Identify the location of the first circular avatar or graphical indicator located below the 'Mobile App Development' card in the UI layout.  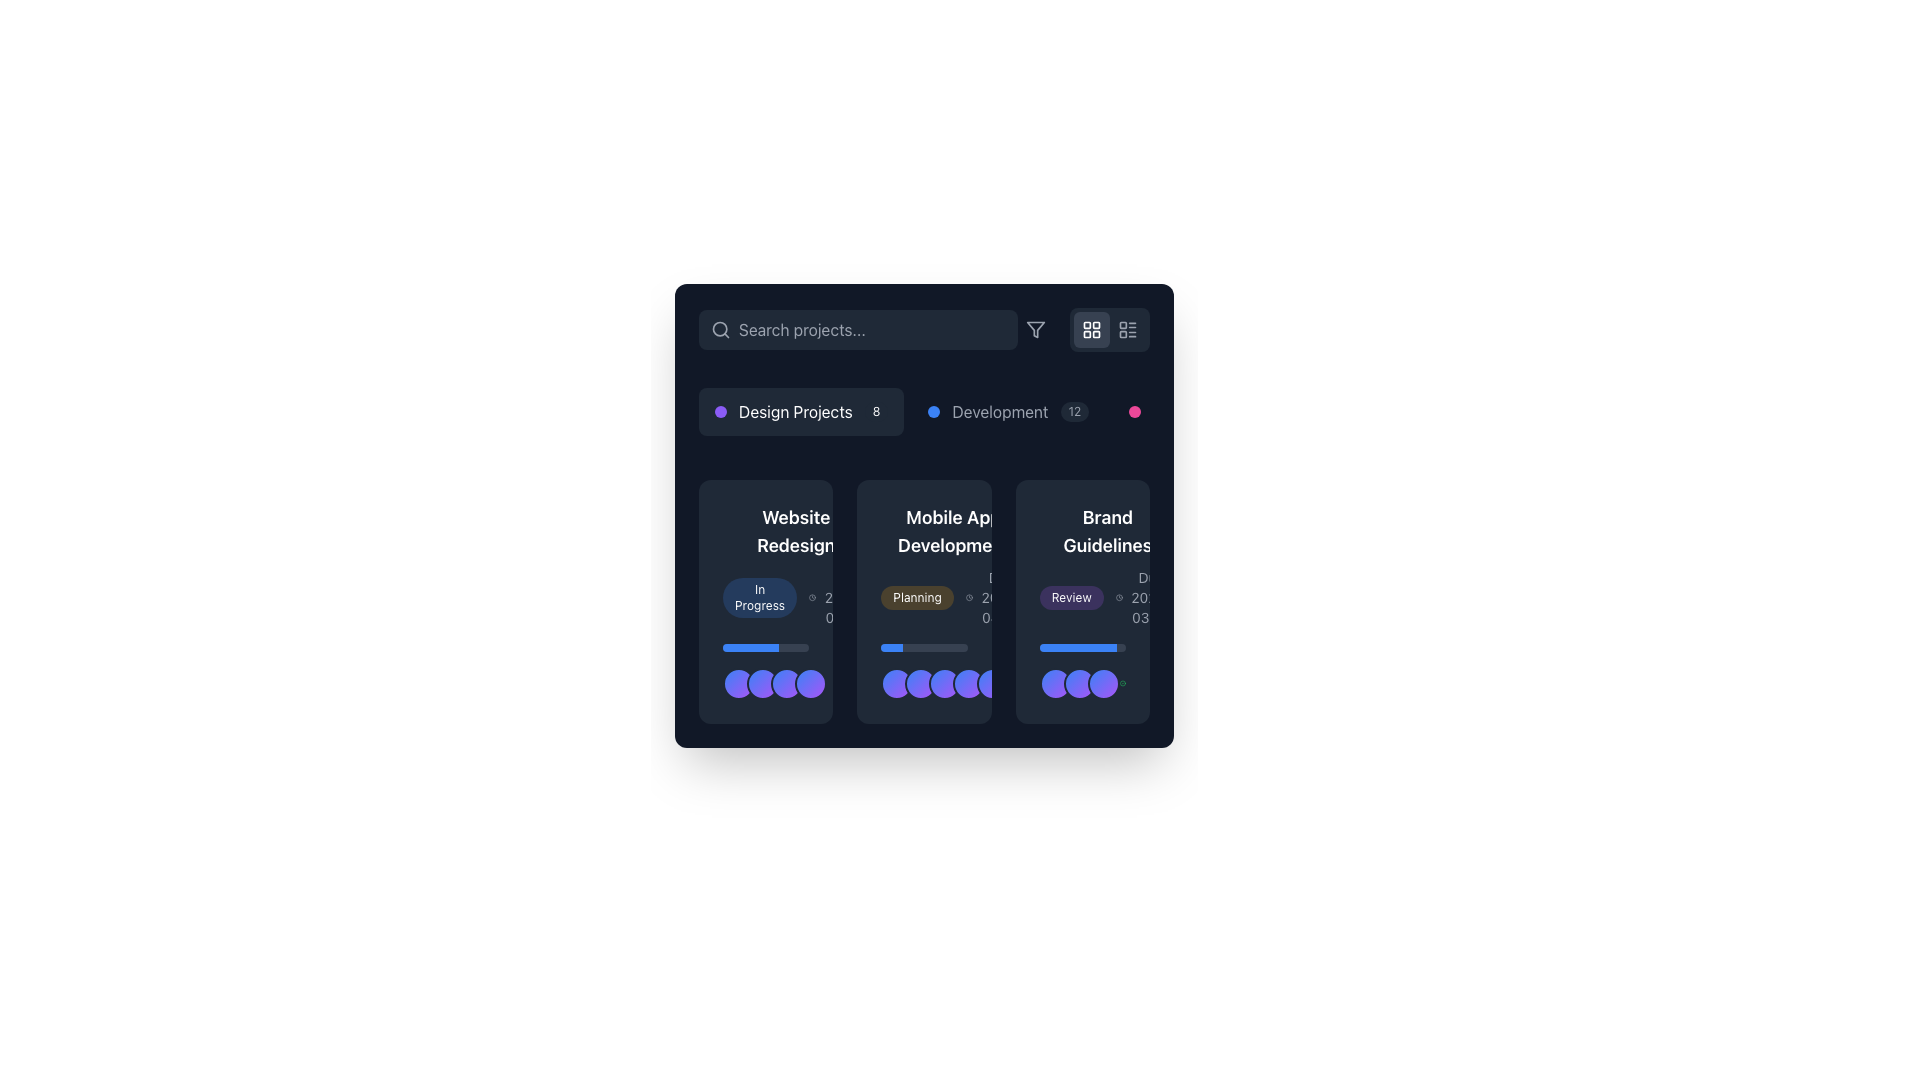
(896, 682).